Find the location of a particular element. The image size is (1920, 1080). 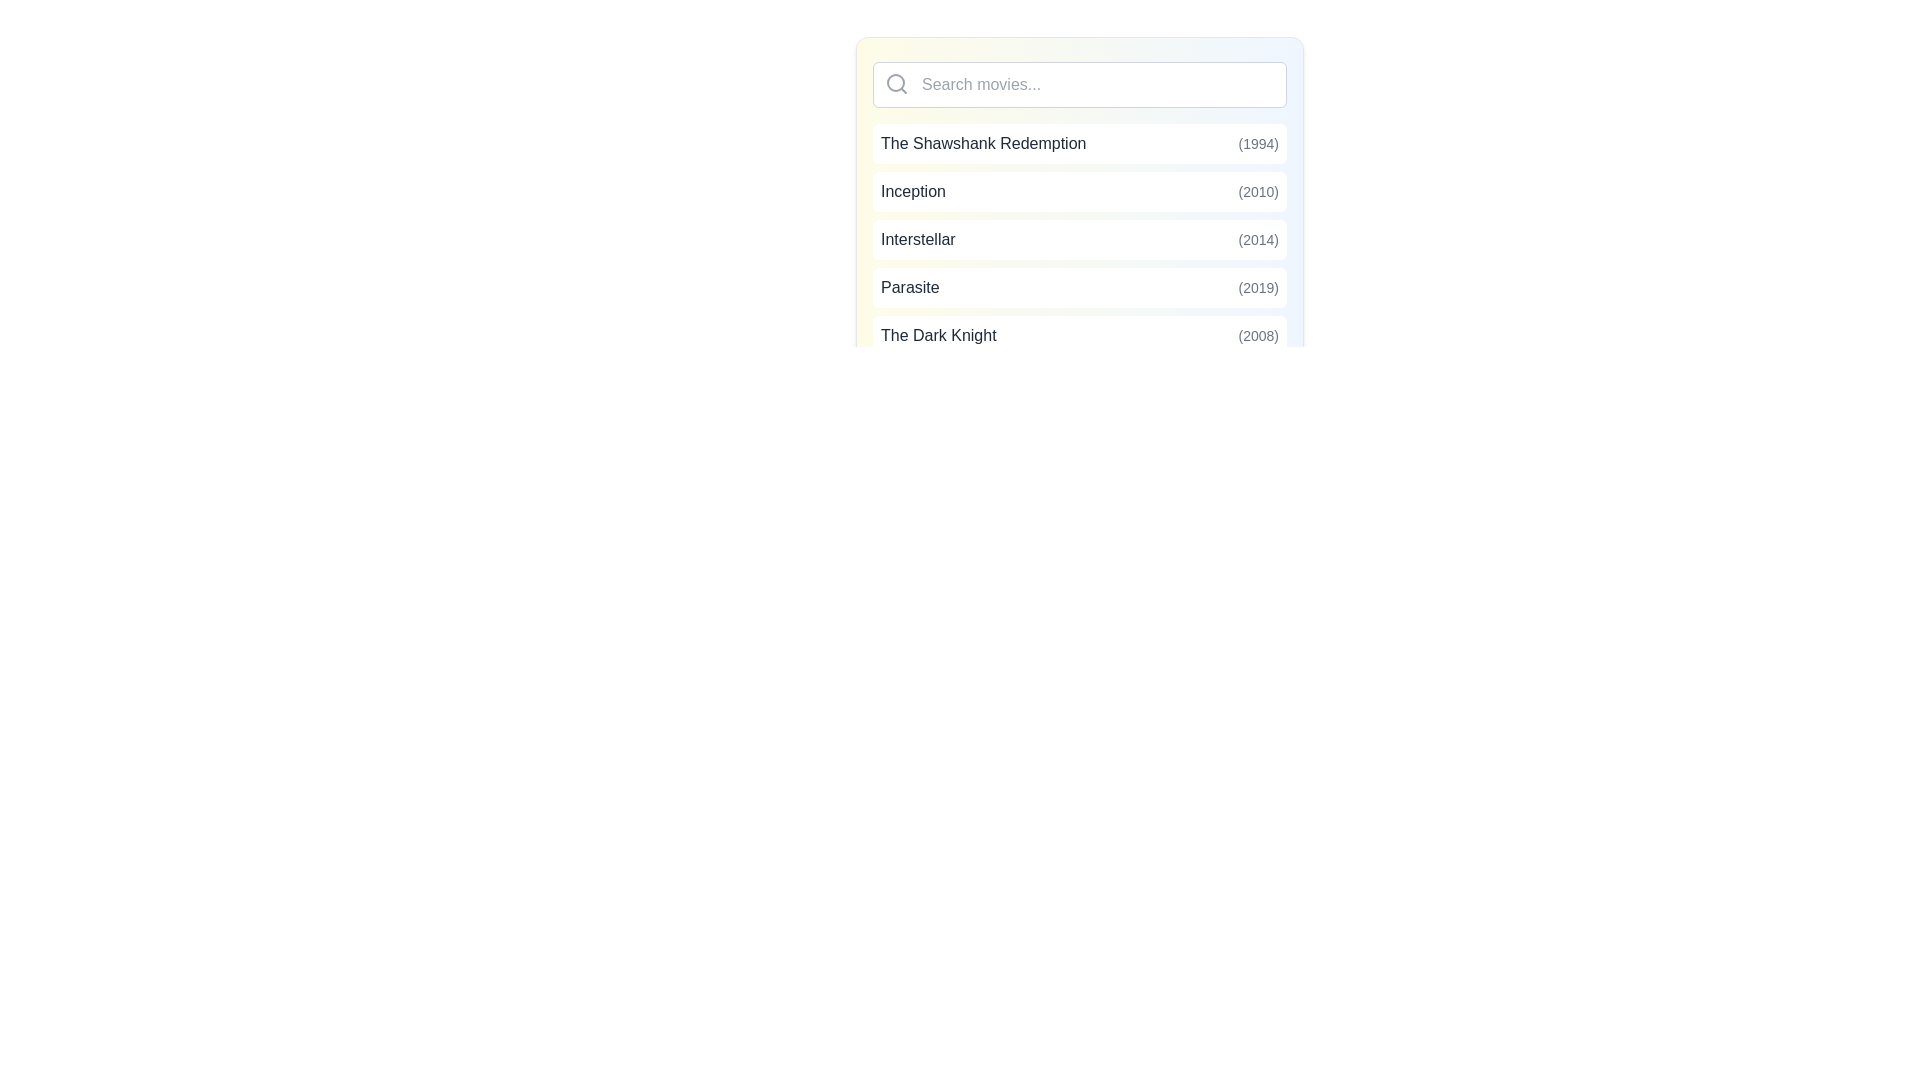

the Text Label displaying 'The Shawshank Redemption', which is styled in dark gray and positioned as the primary title in a selectable list item is located at coordinates (983, 142).